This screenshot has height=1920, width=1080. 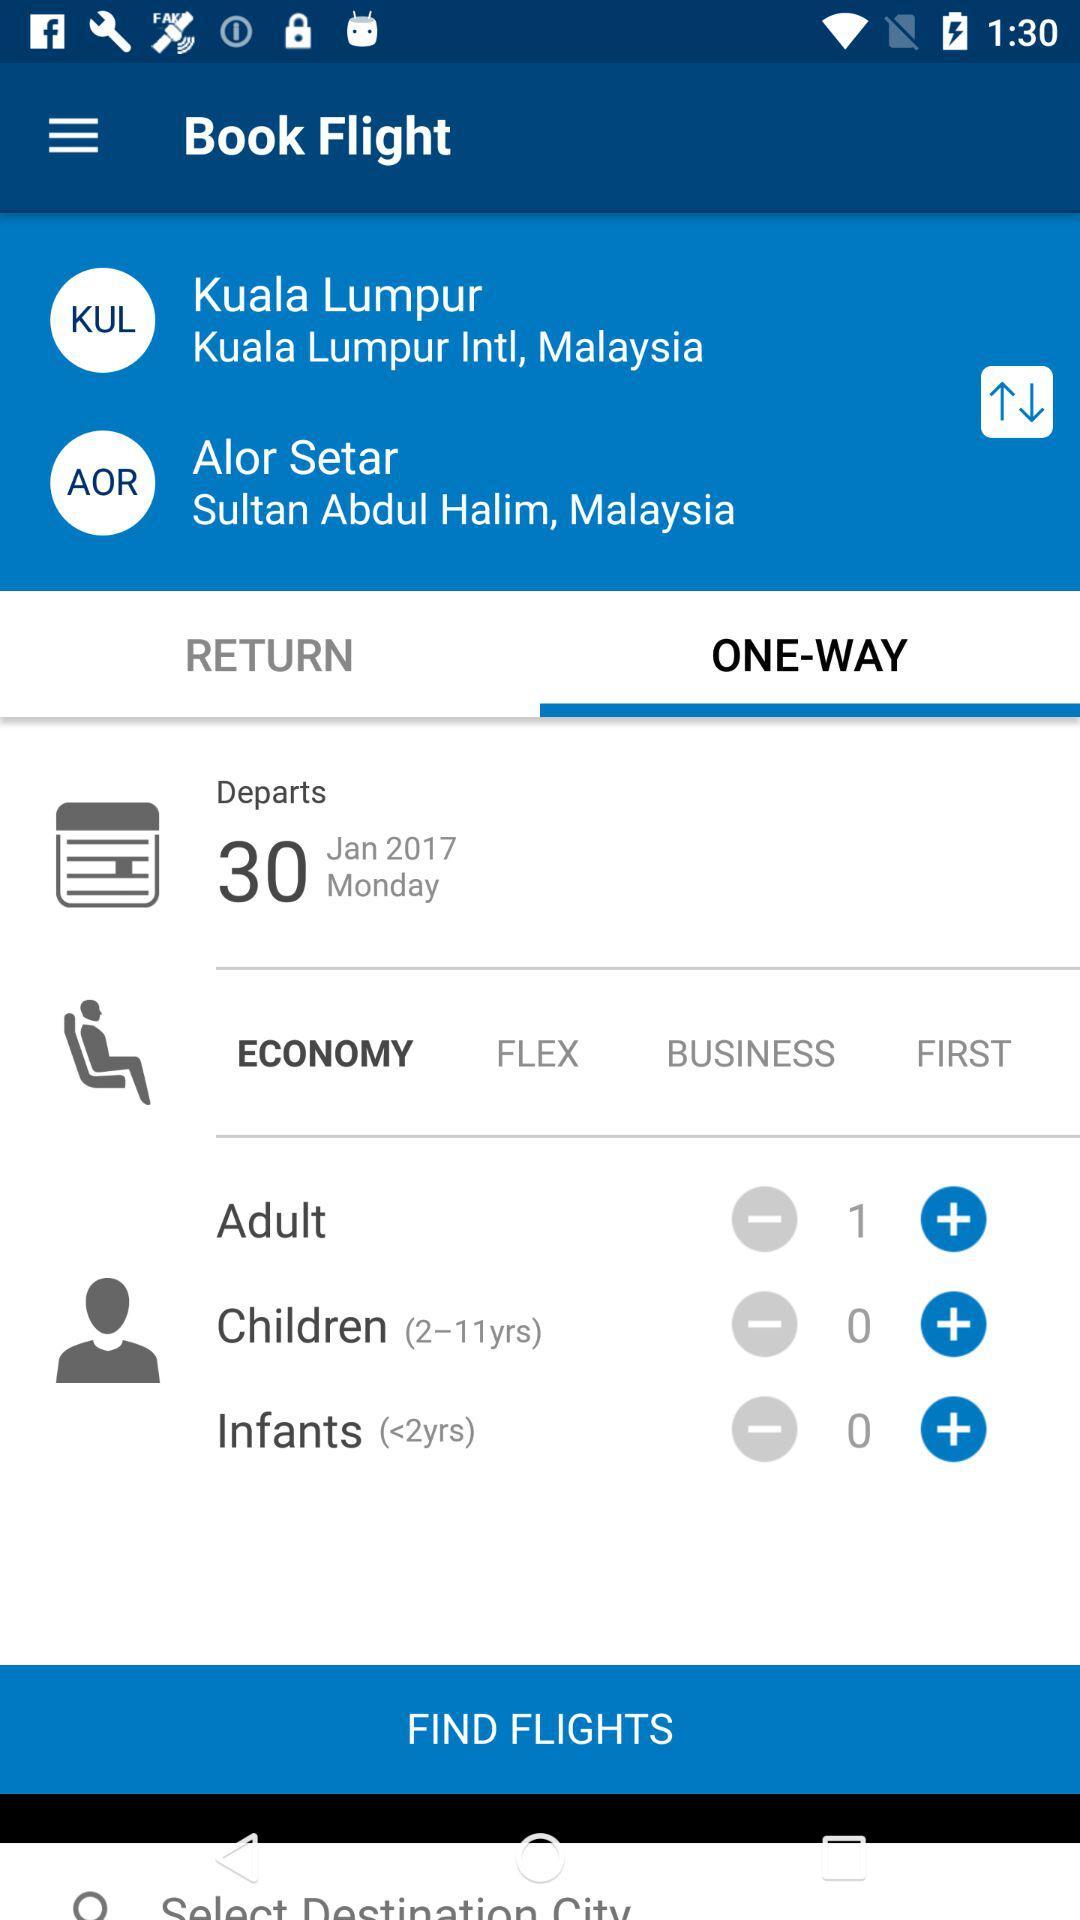 What do you see at coordinates (963, 1051) in the screenshot?
I see `the first` at bounding box center [963, 1051].